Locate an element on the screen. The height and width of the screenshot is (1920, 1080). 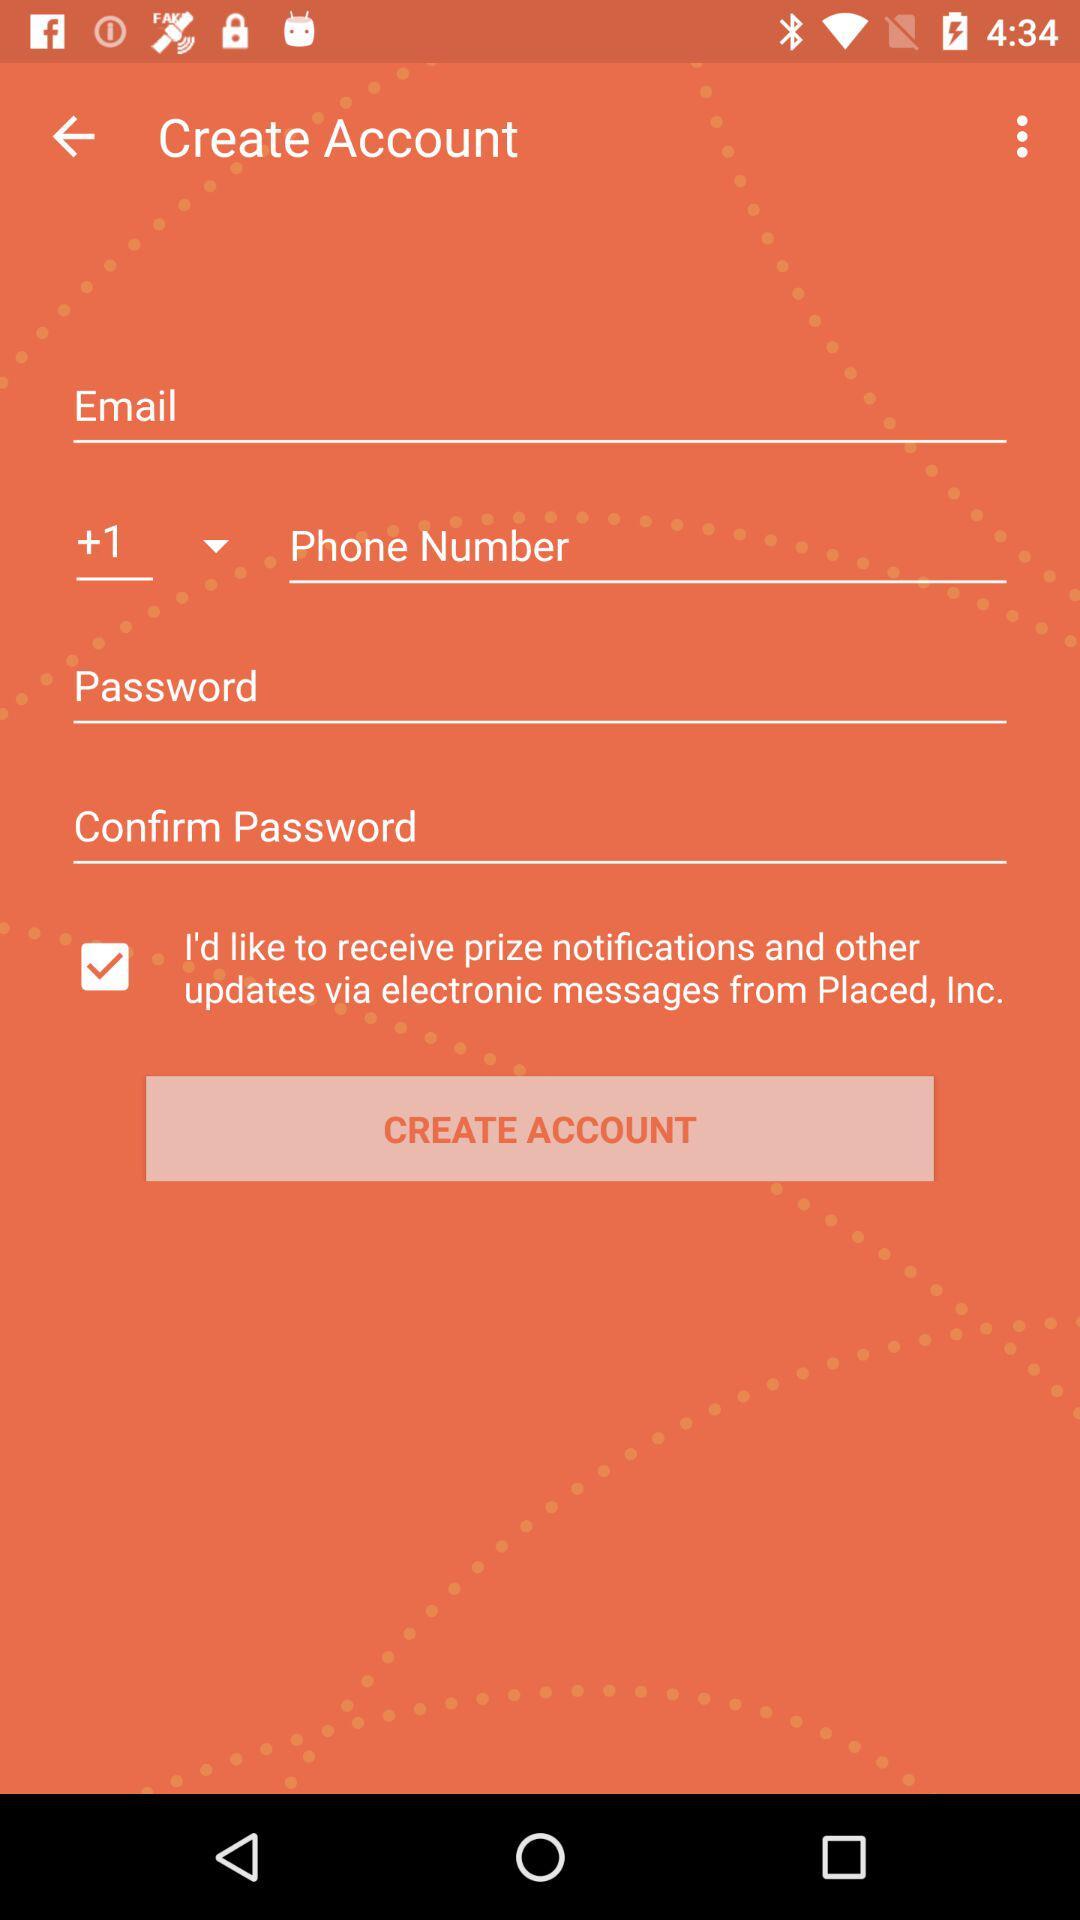
switch notifications option is located at coordinates (123, 966).